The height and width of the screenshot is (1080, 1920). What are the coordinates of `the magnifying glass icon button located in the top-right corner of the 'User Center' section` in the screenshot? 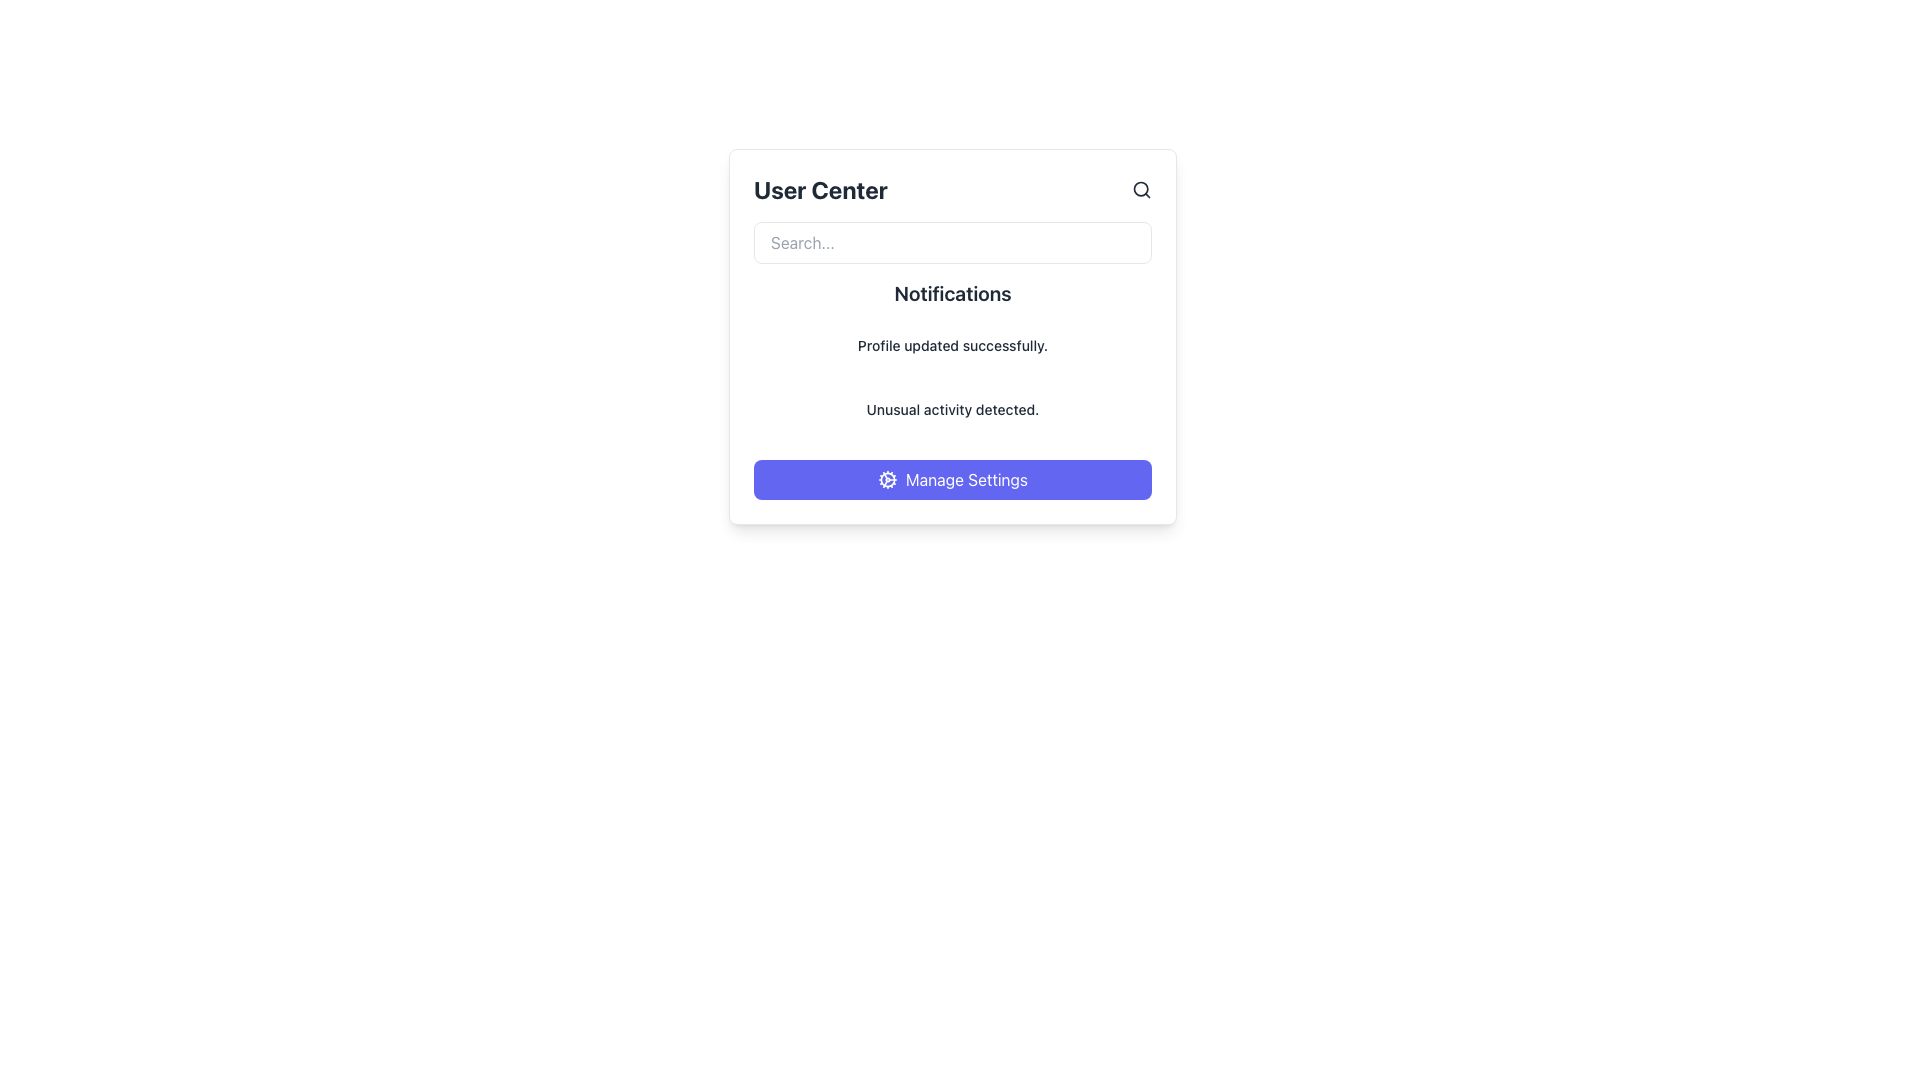 It's located at (1142, 189).